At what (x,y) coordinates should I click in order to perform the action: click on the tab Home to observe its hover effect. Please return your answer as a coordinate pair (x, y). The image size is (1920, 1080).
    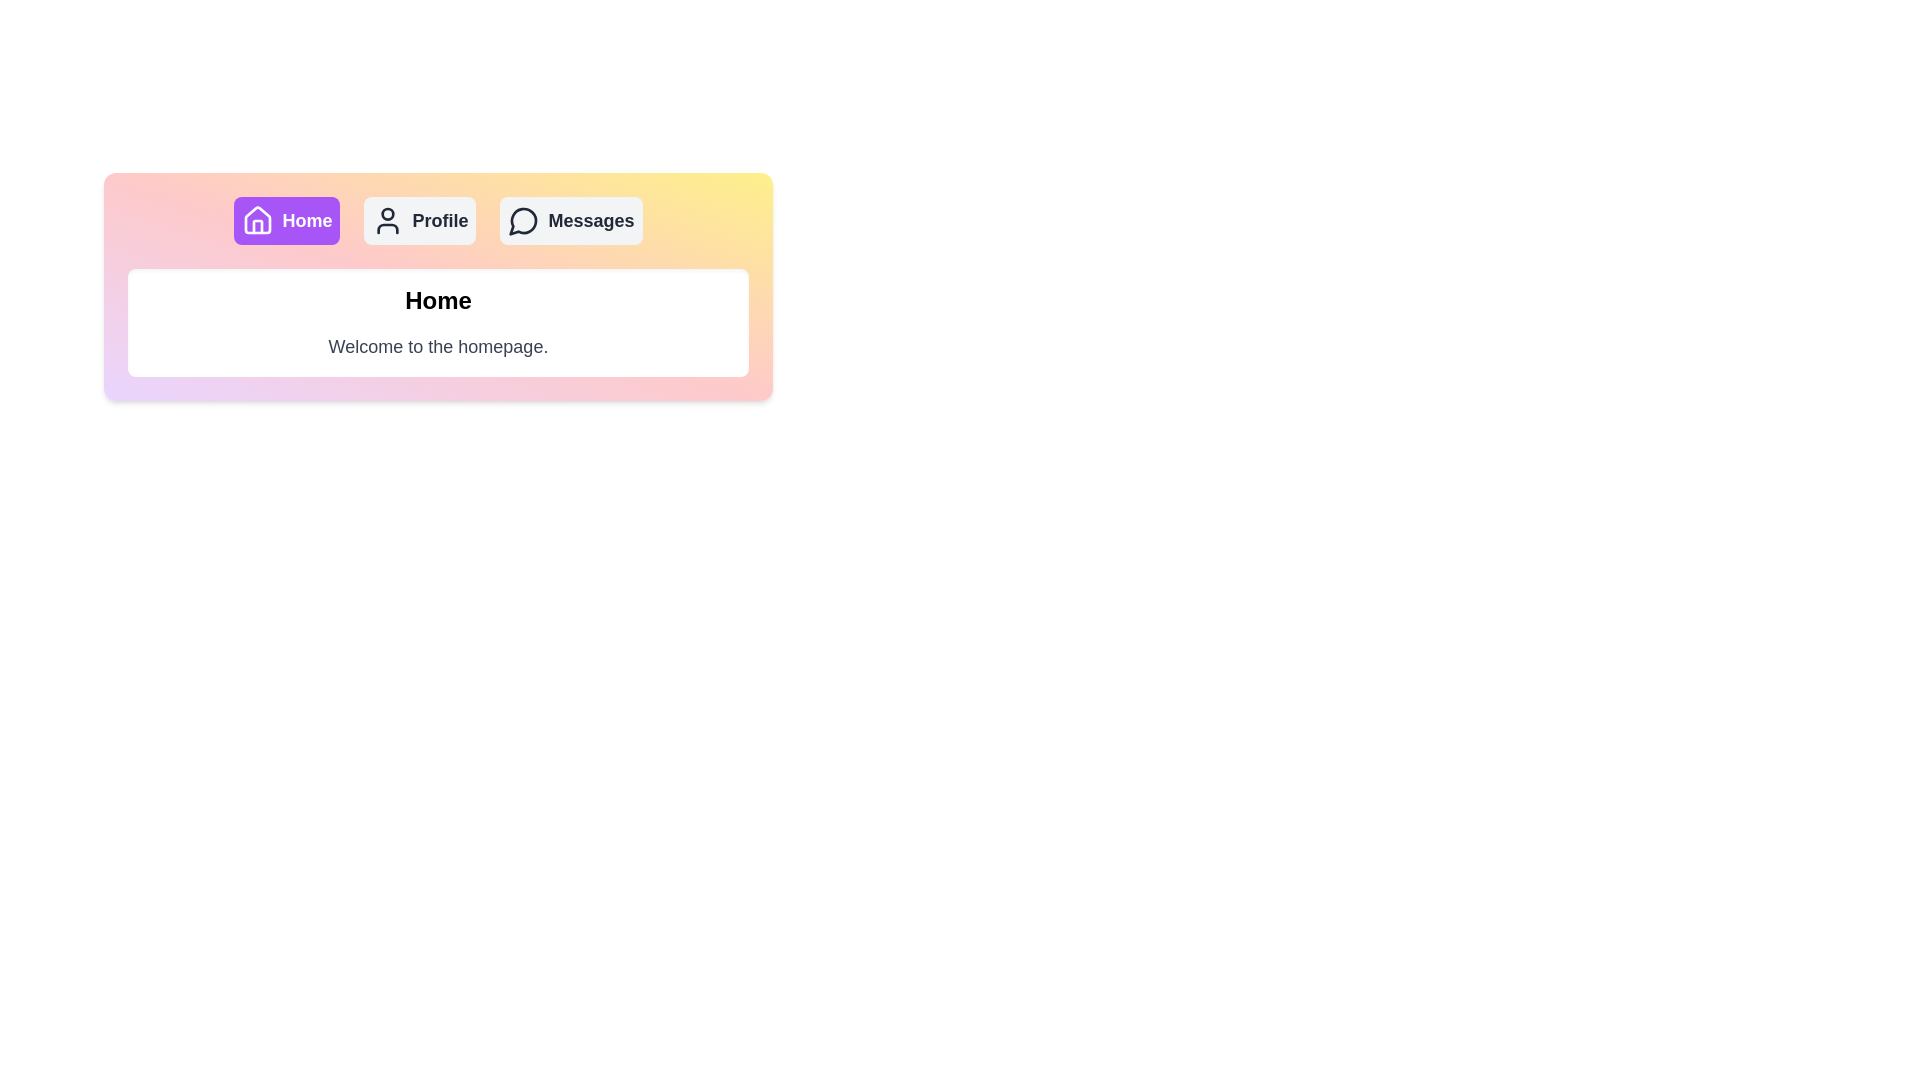
    Looking at the image, I should click on (286, 220).